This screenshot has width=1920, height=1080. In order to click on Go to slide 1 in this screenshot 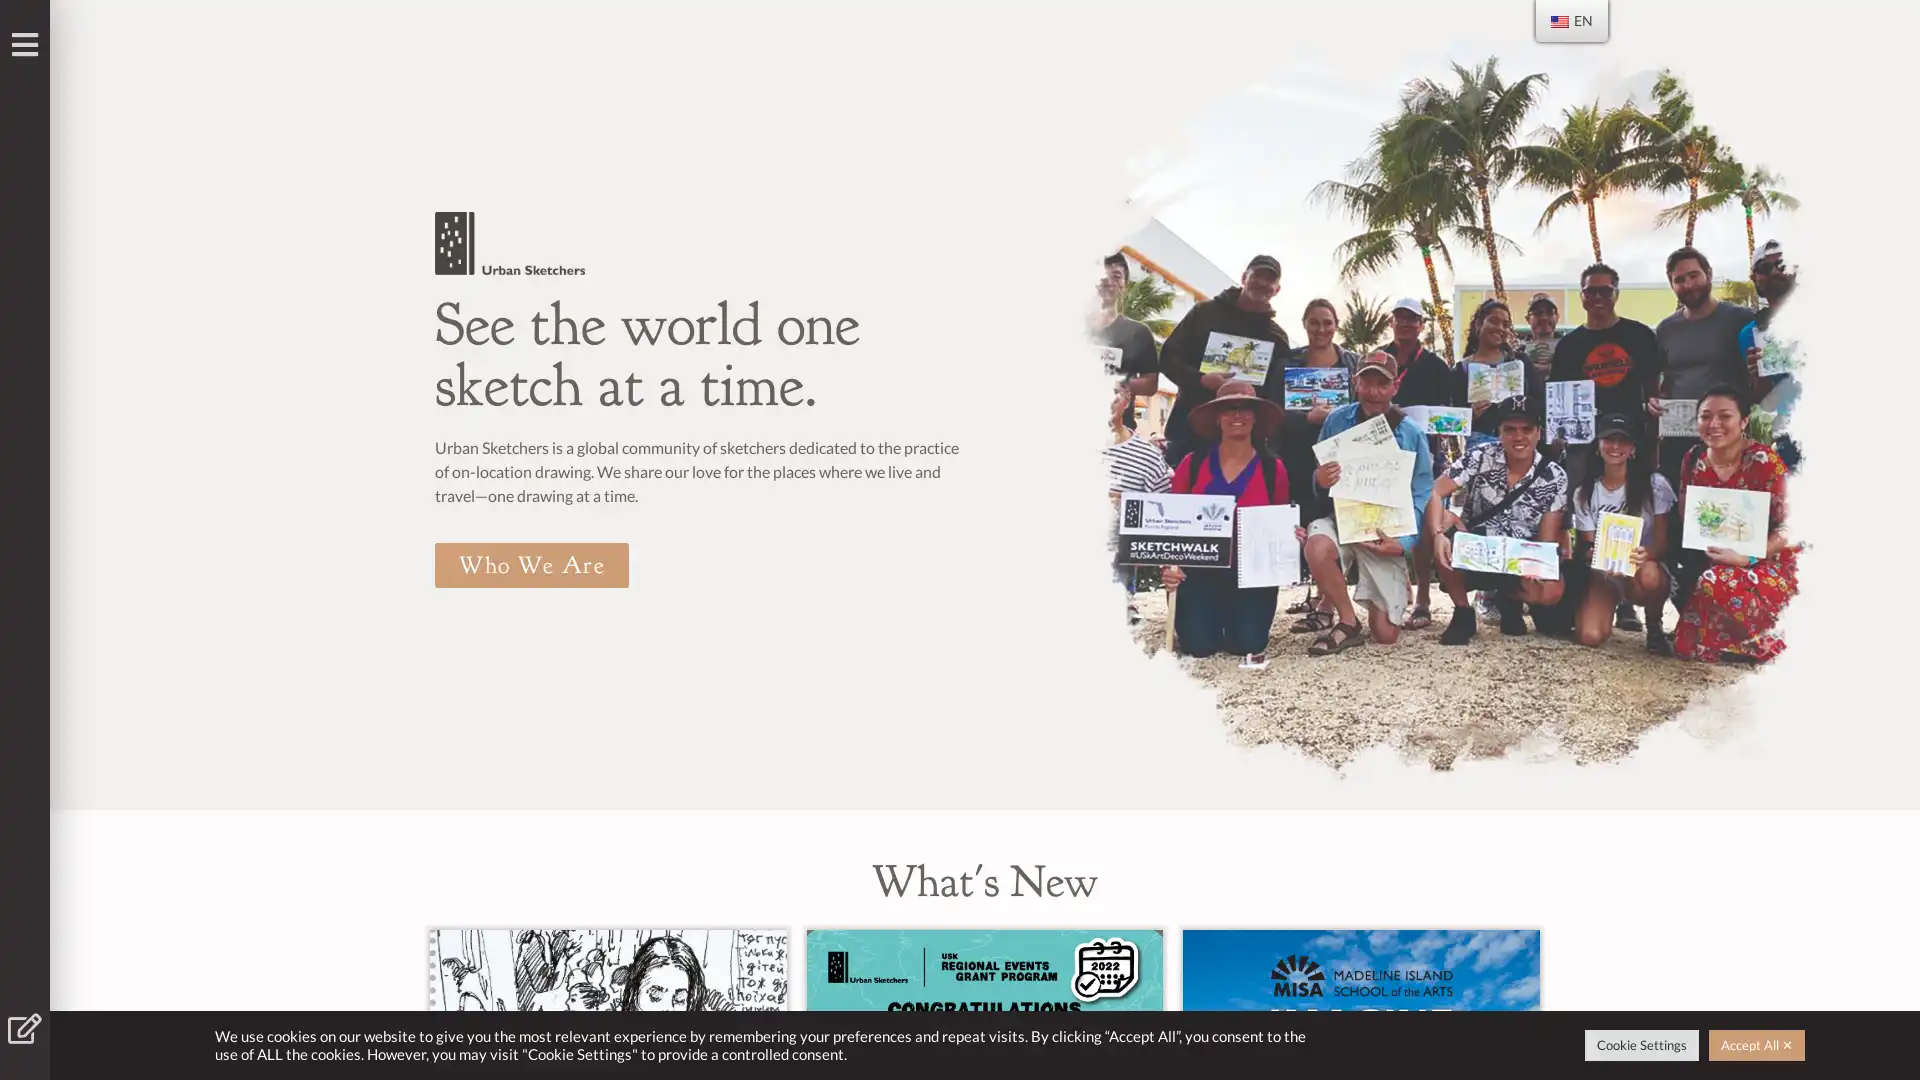, I will do `click(1443, 767)`.